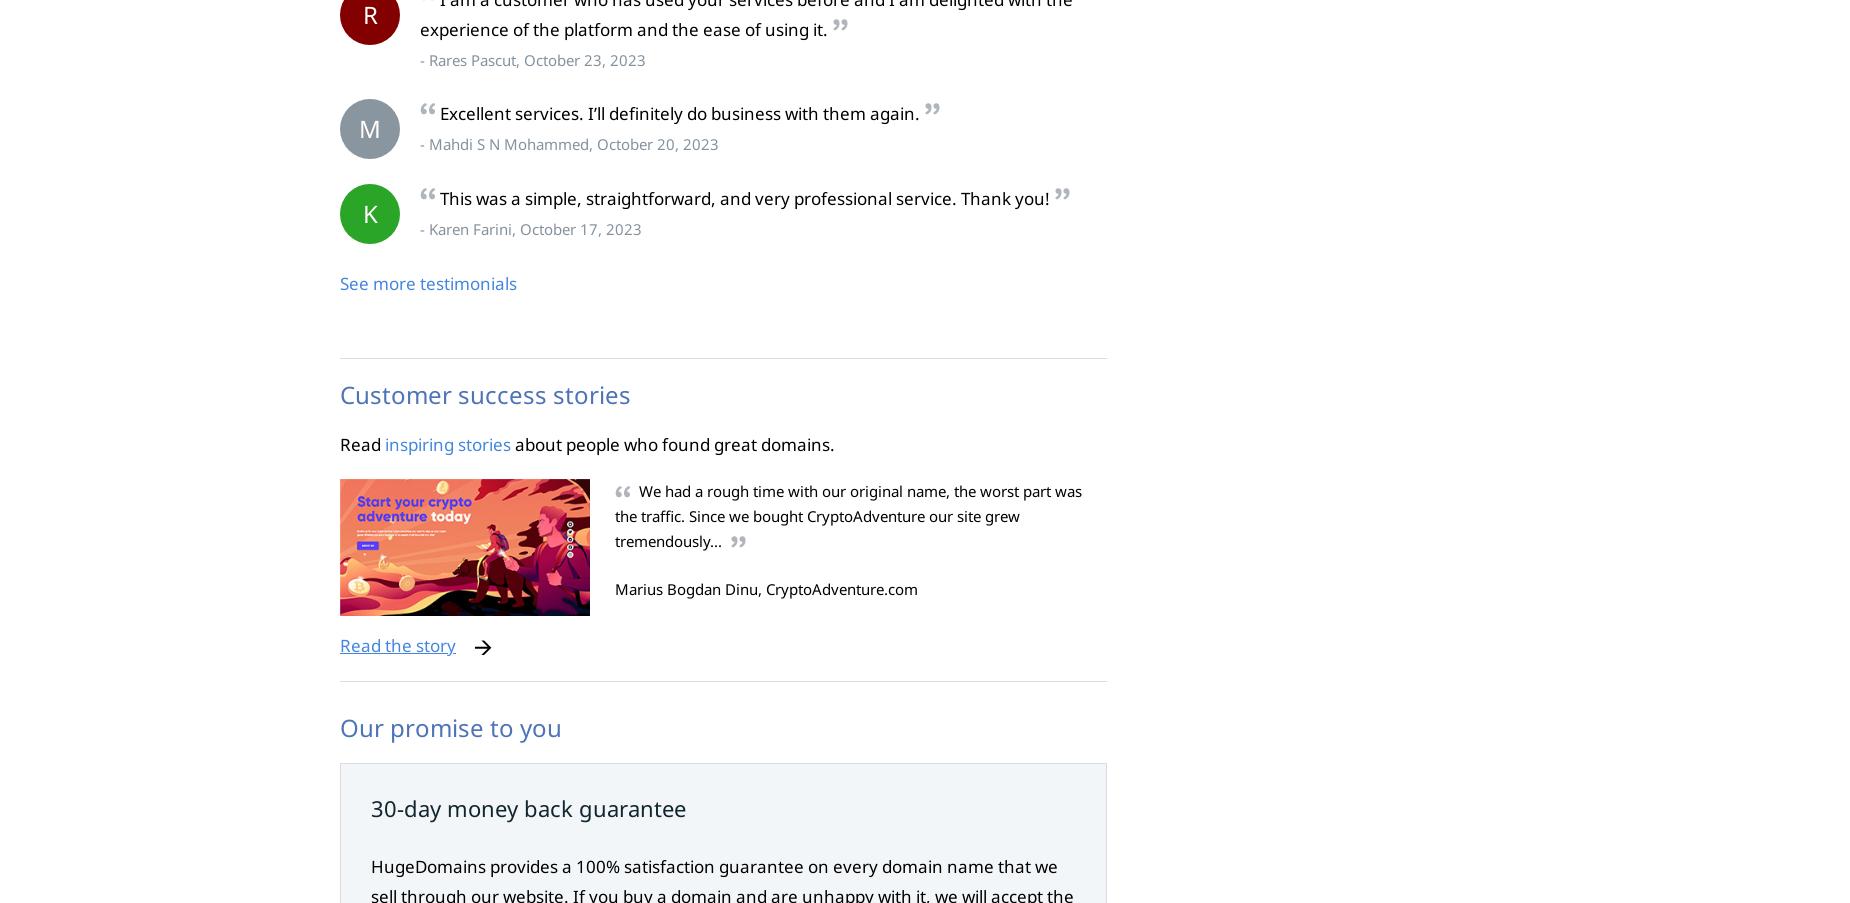 The image size is (1850, 903). What do you see at coordinates (369, 128) in the screenshot?
I see `'M'` at bounding box center [369, 128].